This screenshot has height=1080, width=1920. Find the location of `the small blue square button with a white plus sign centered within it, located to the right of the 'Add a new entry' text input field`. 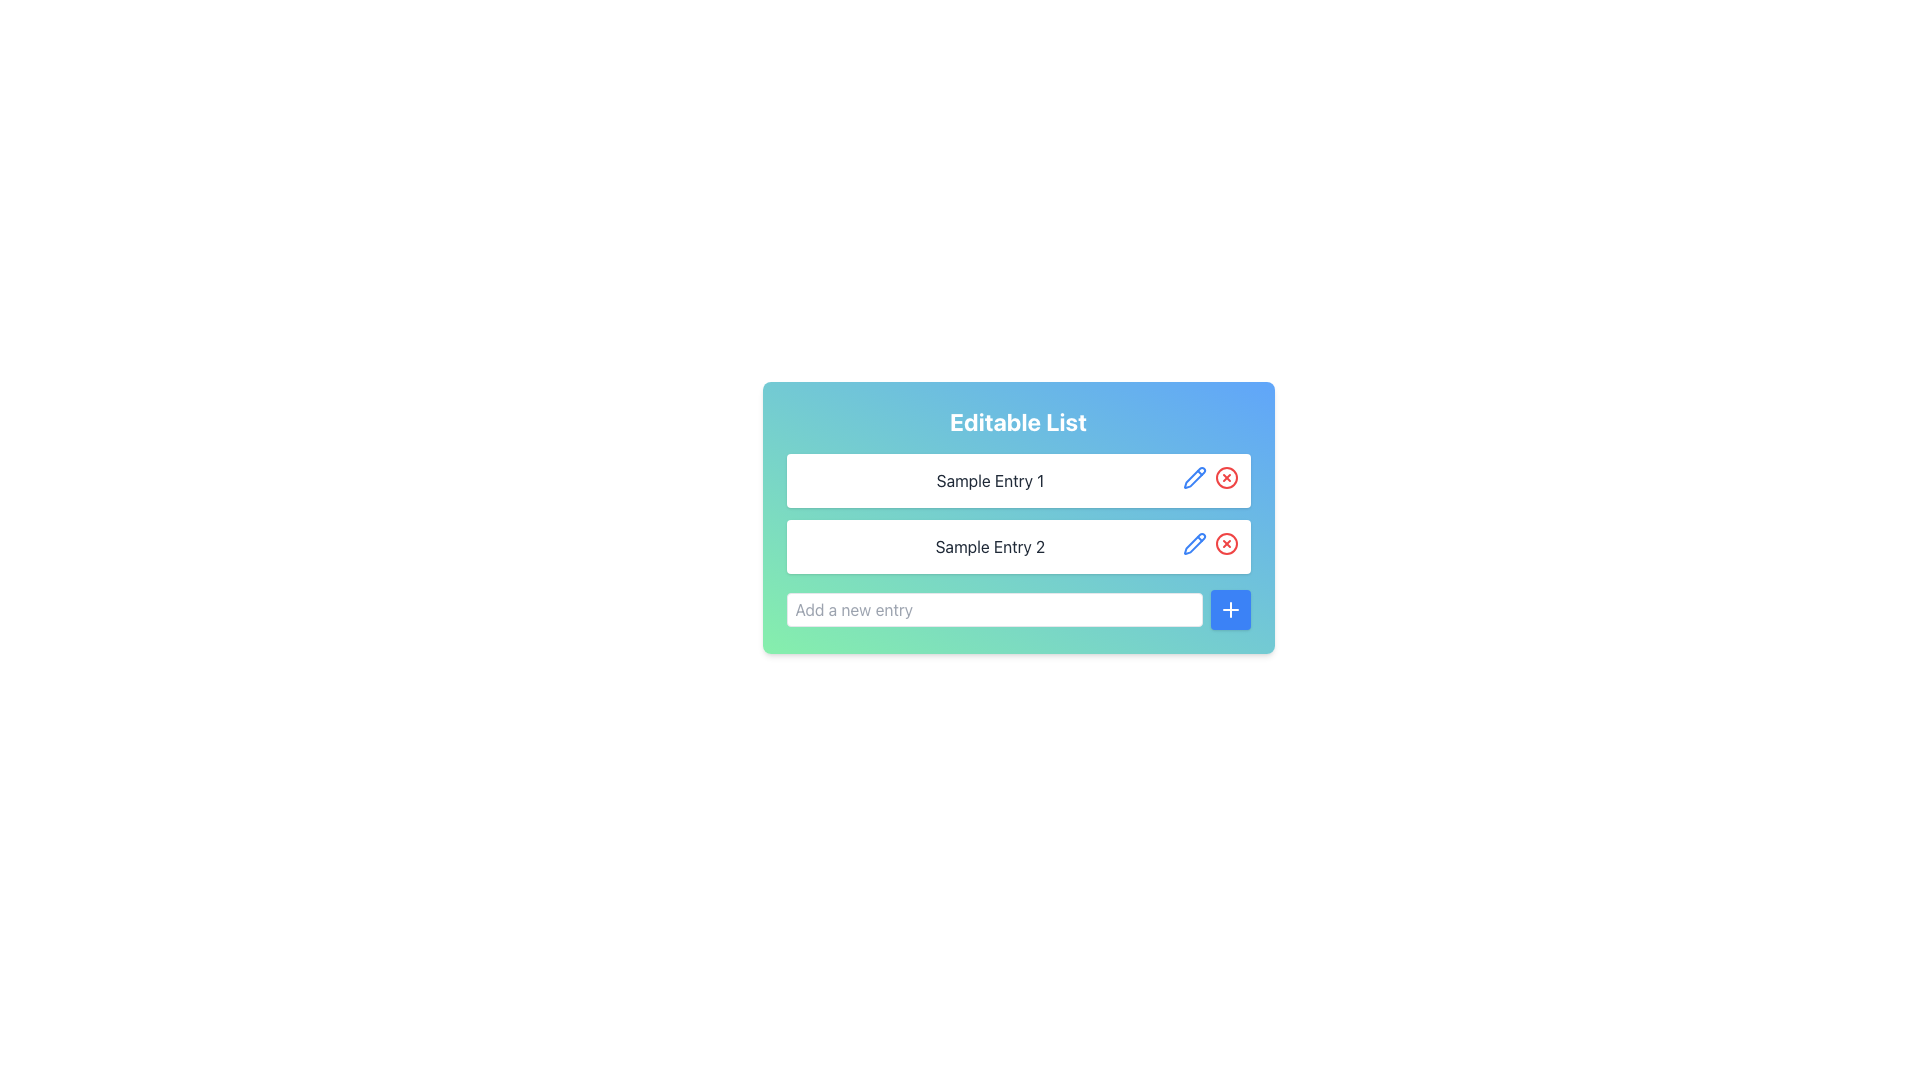

the small blue square button with a white plus sign centered within it, located to the right of the 'Add a new entry' text input field is located at coordinates (1228, 608).